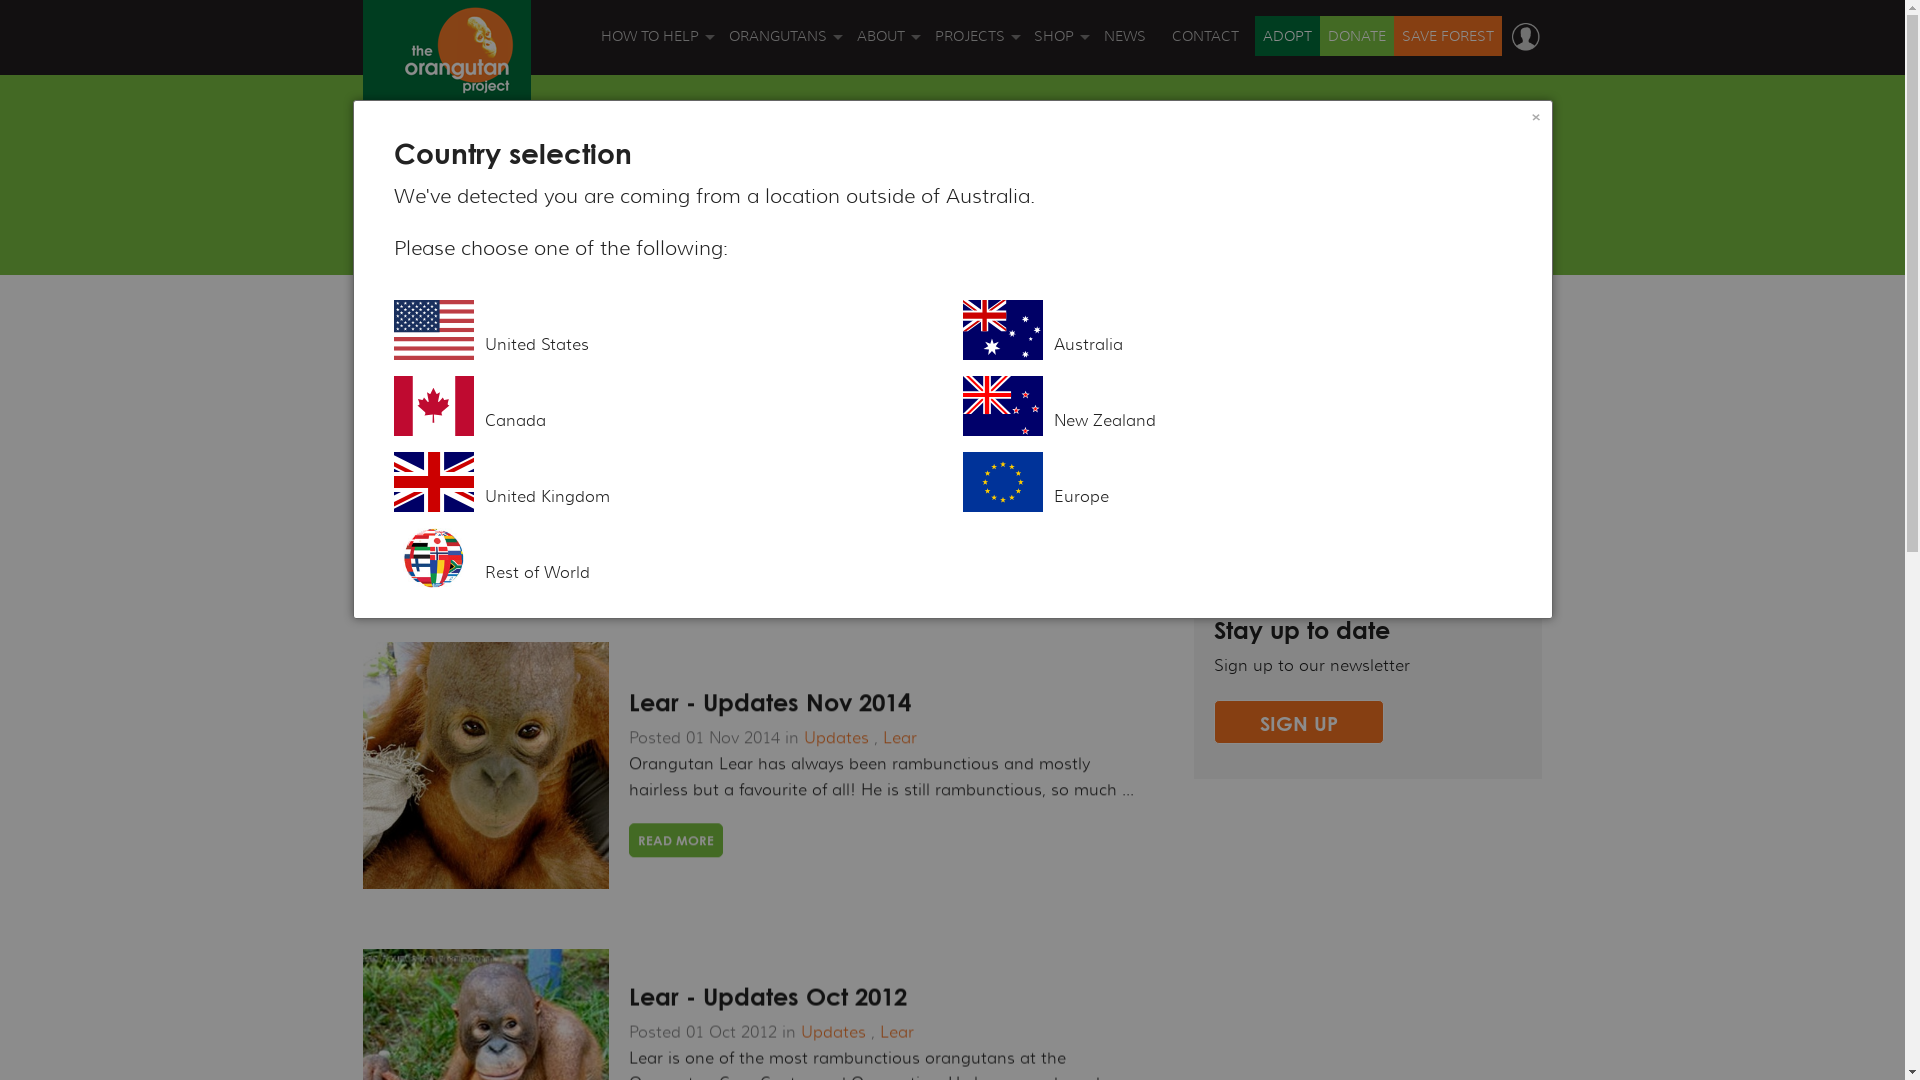  I want to click on 'Lear', so click(899, 739).